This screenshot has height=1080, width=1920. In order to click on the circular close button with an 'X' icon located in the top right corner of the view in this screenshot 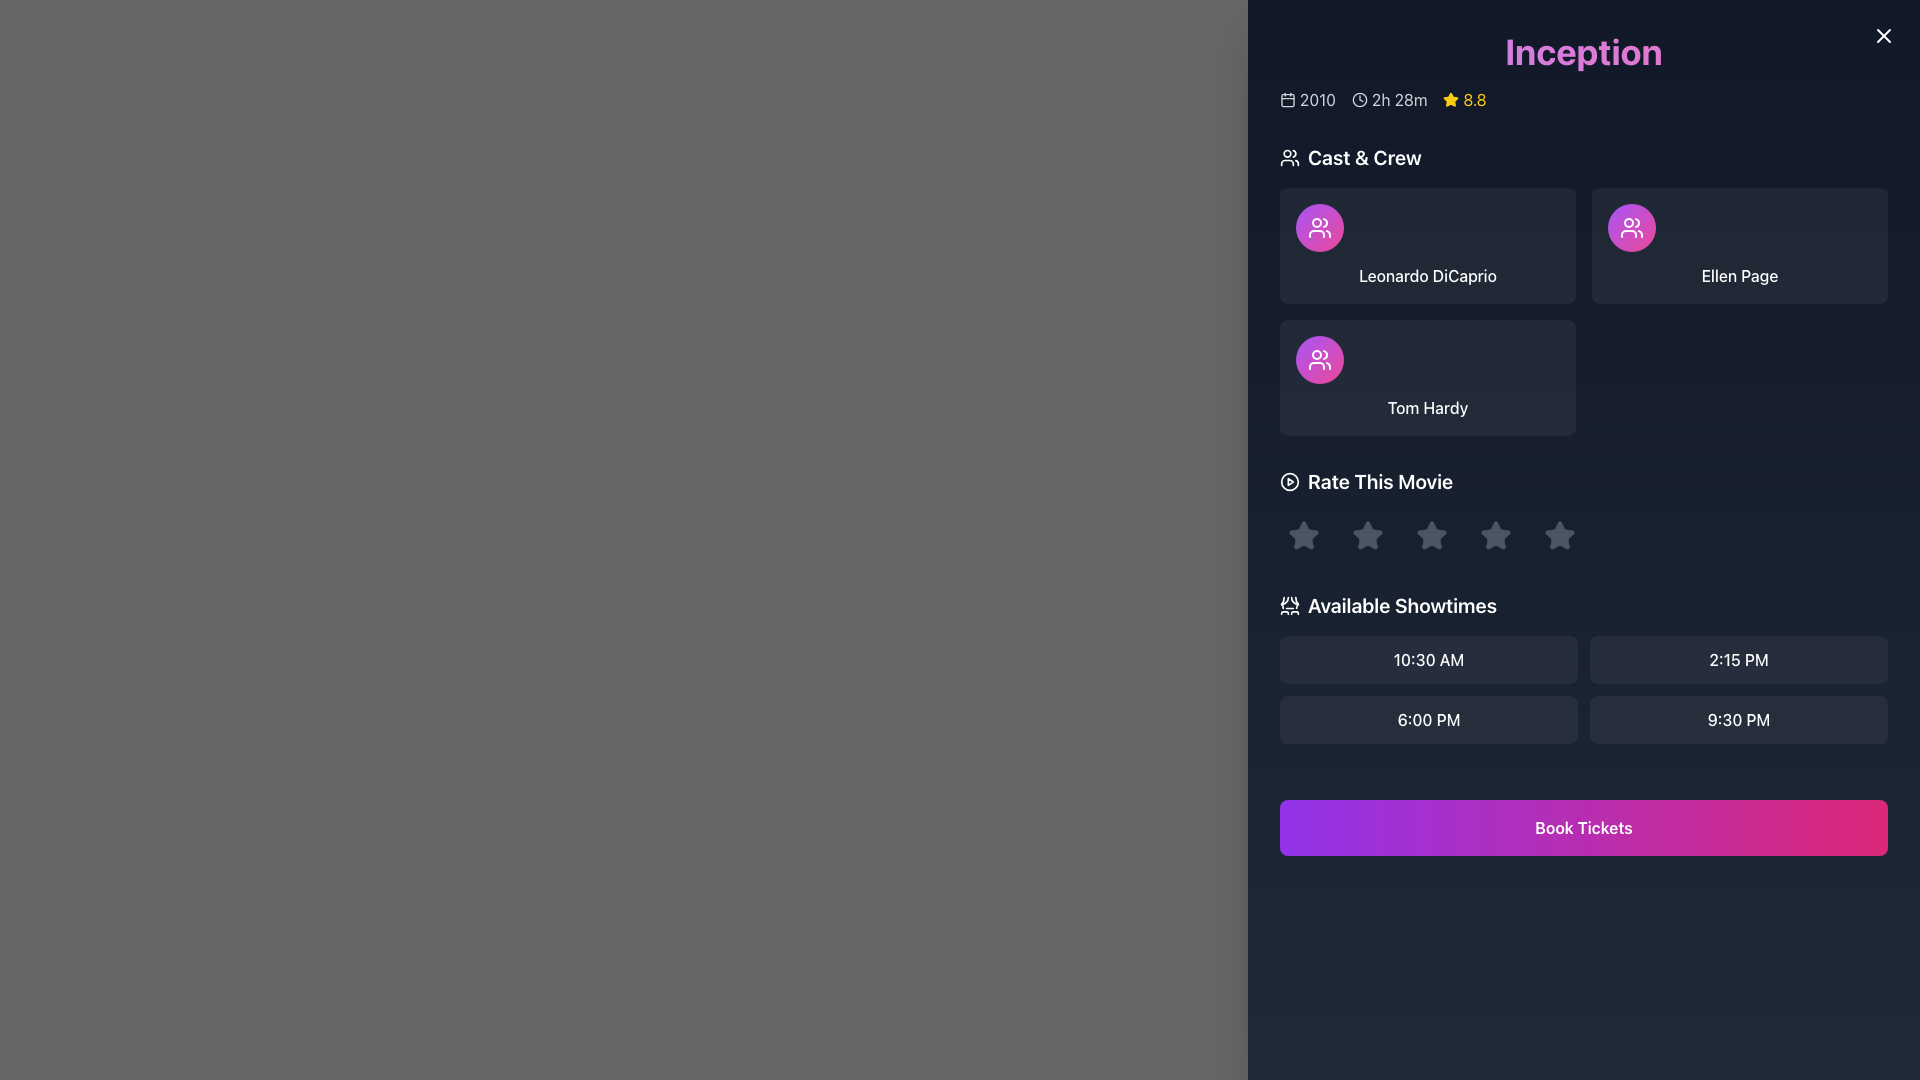, I will do `click(1882, 35)`.